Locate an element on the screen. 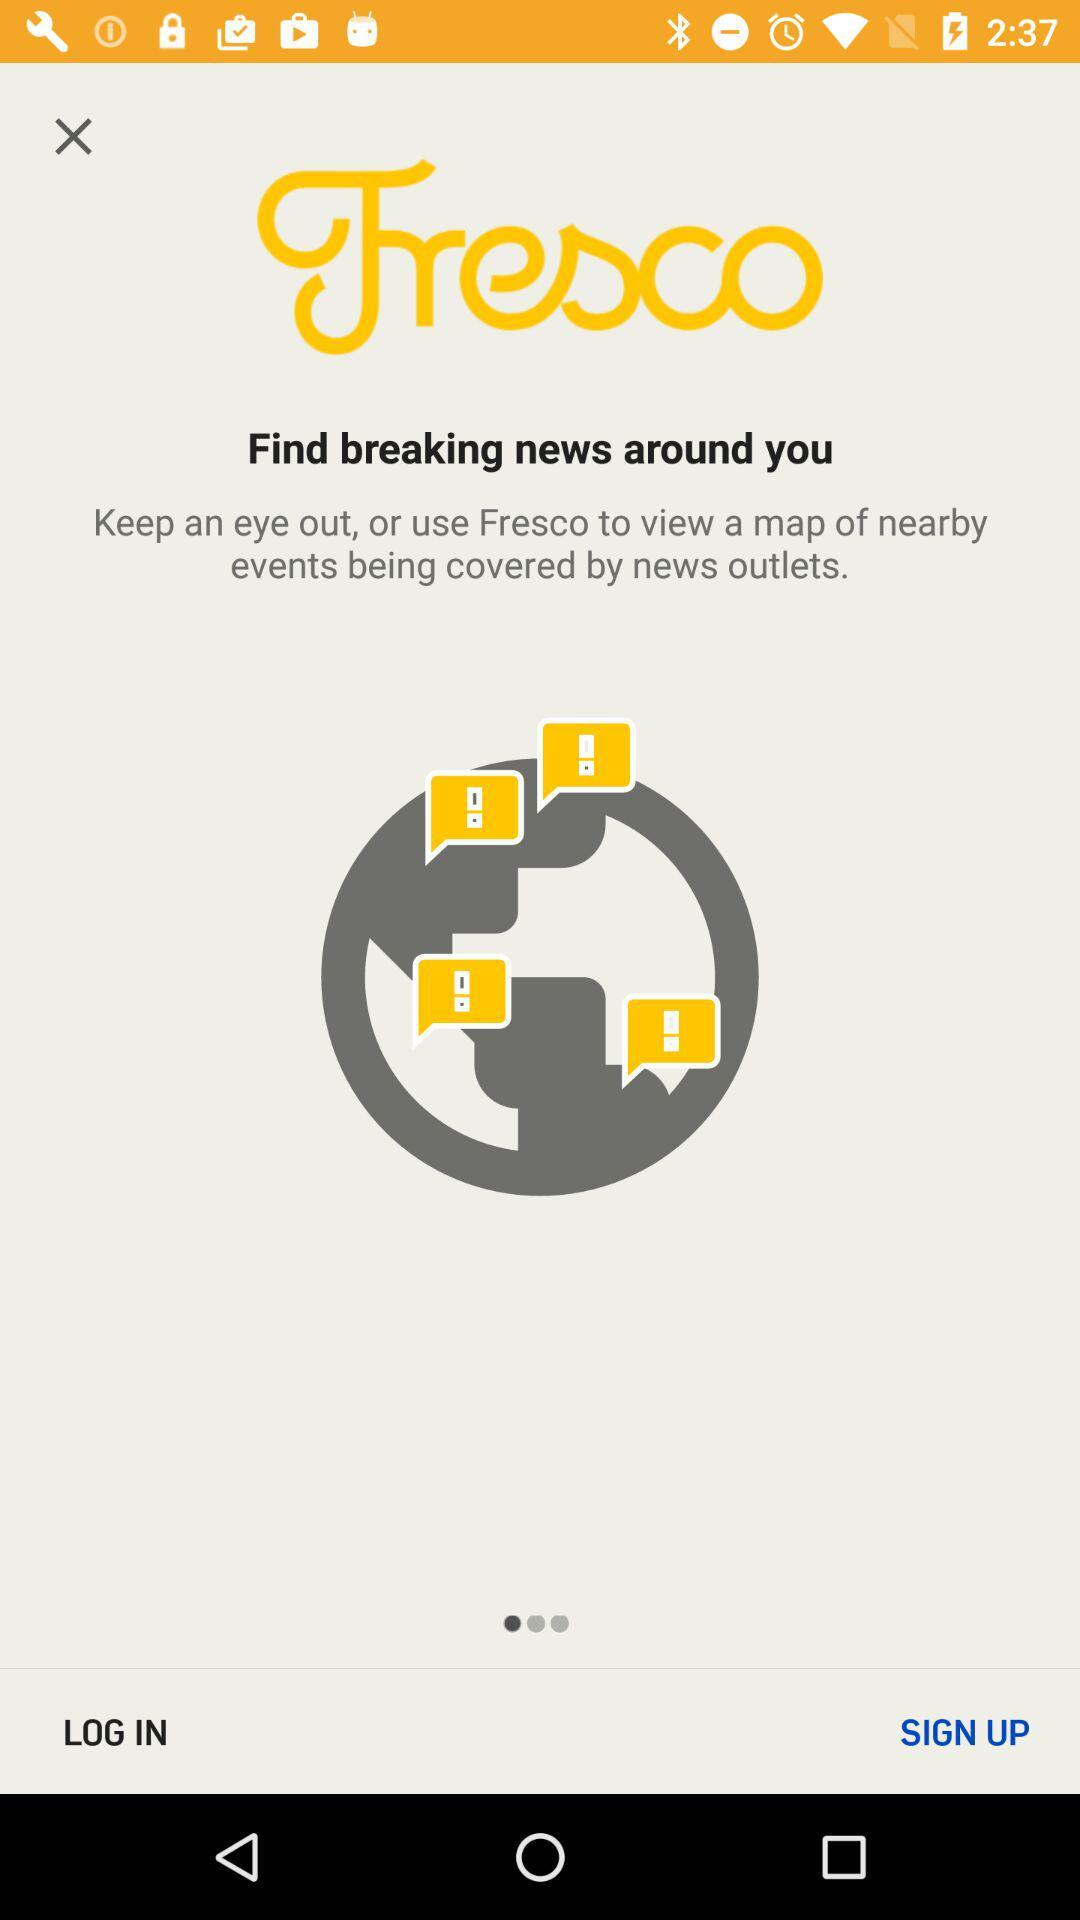 The width and height of the screenshot is (1080, 1920). the close icon is located at coordinates (72, 135).